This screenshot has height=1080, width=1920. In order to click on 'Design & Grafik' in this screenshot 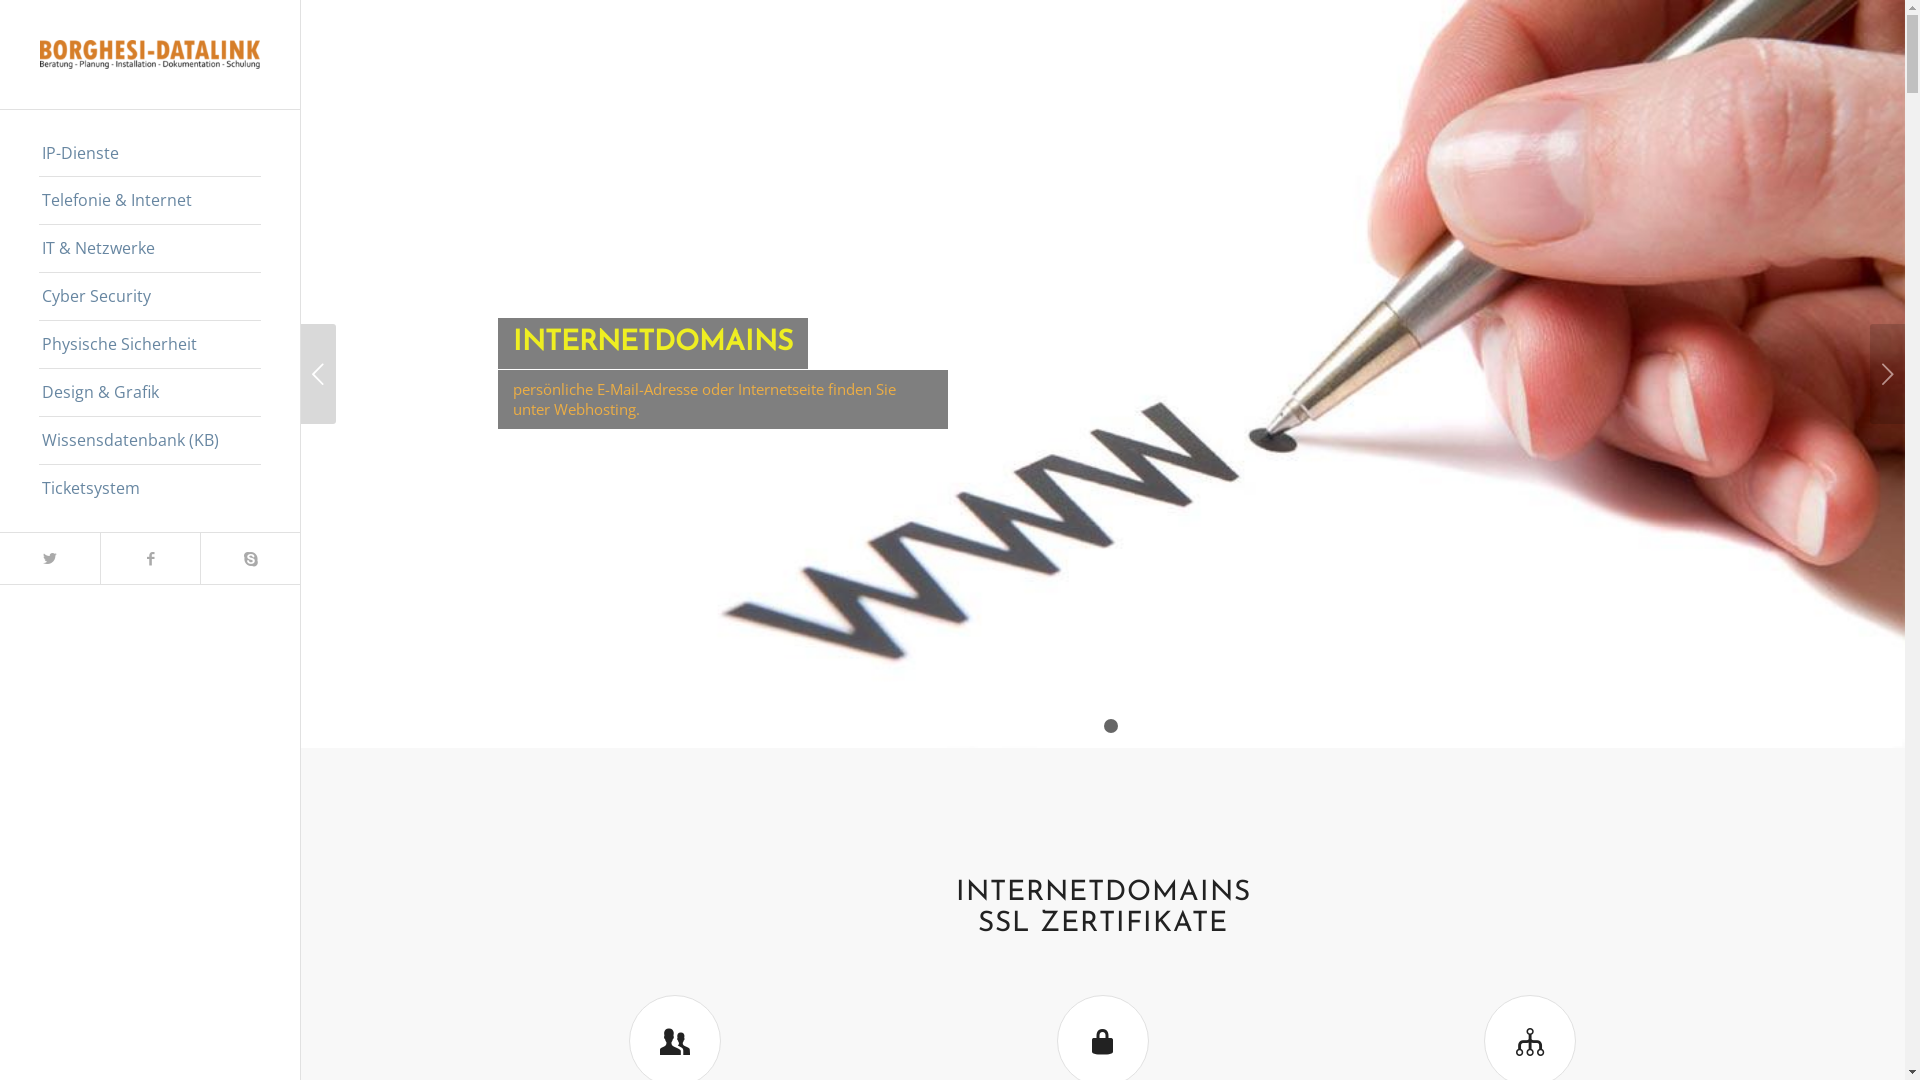, I will do `click(148, 393)`.